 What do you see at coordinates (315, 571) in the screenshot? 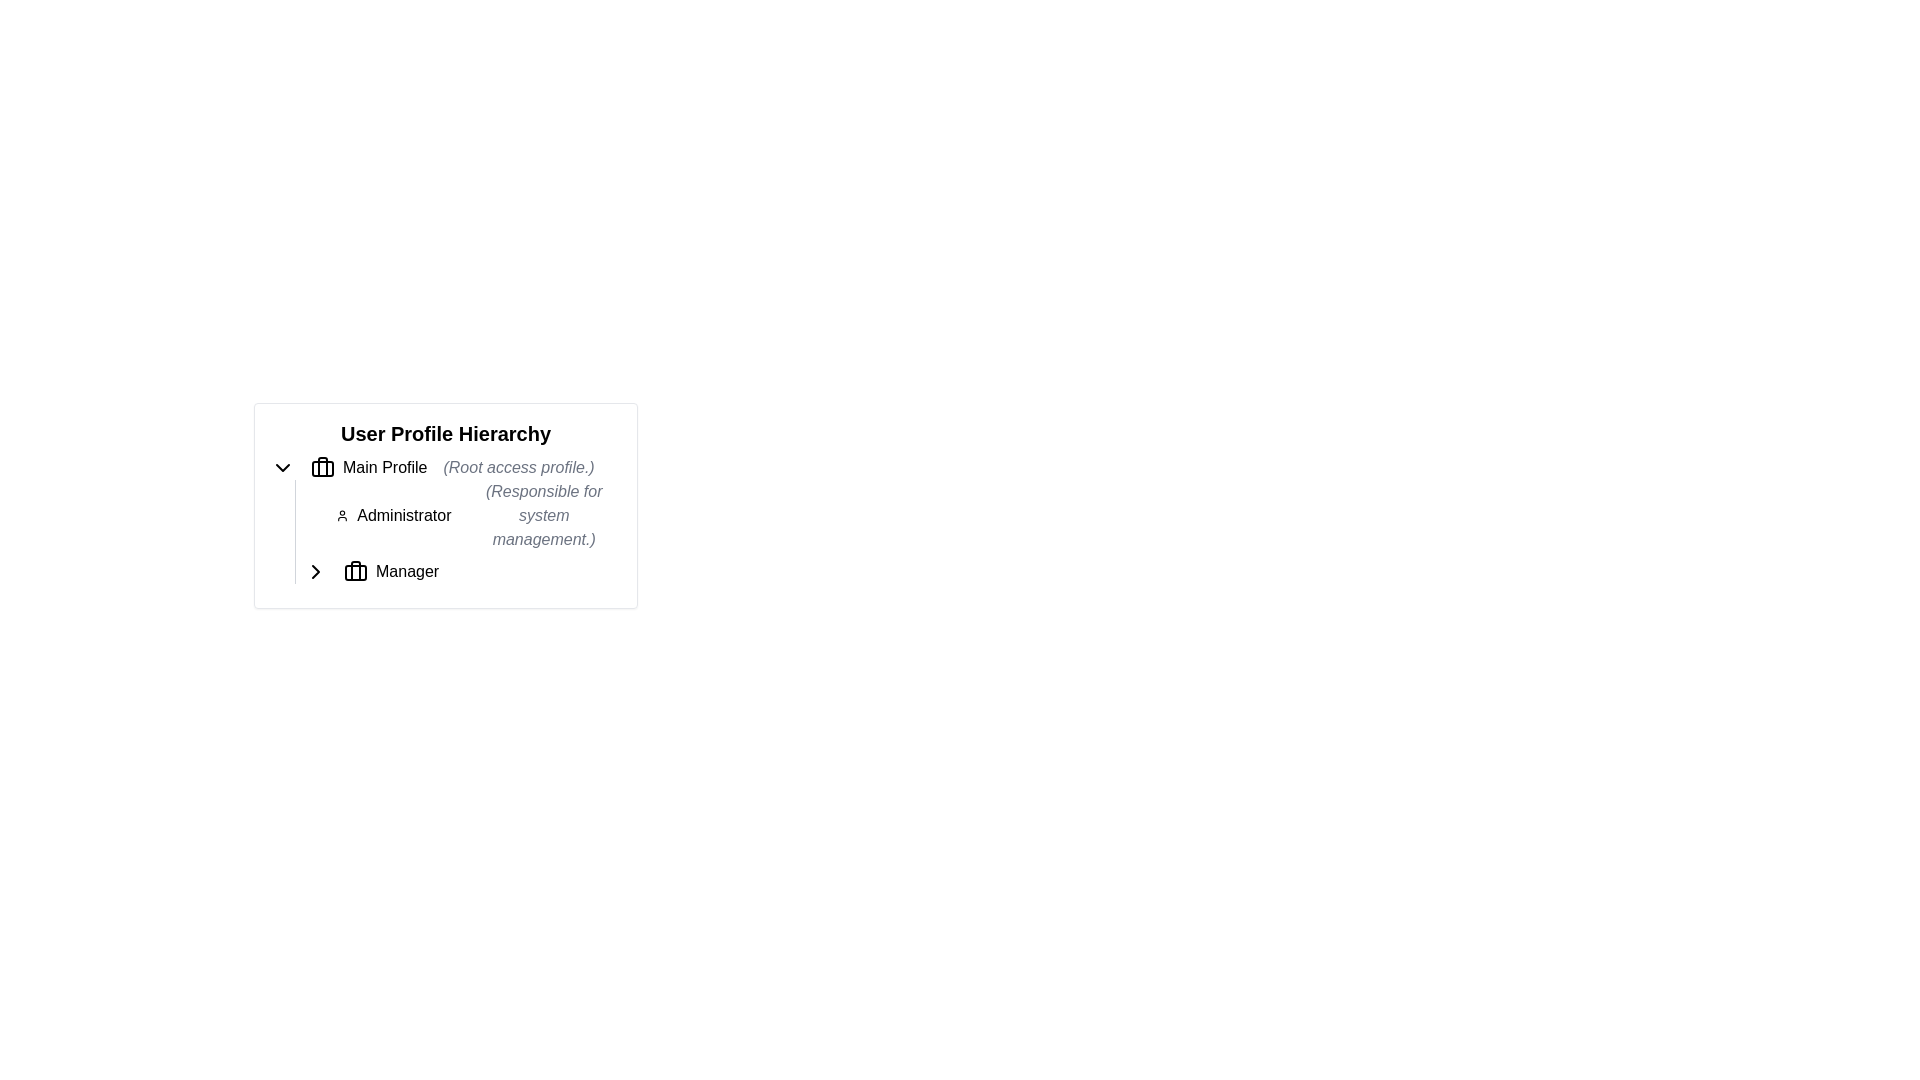
I see `the chevron icon located below the 'Administrator' label and left of 'Manager'` at bounding box center [315, 571].